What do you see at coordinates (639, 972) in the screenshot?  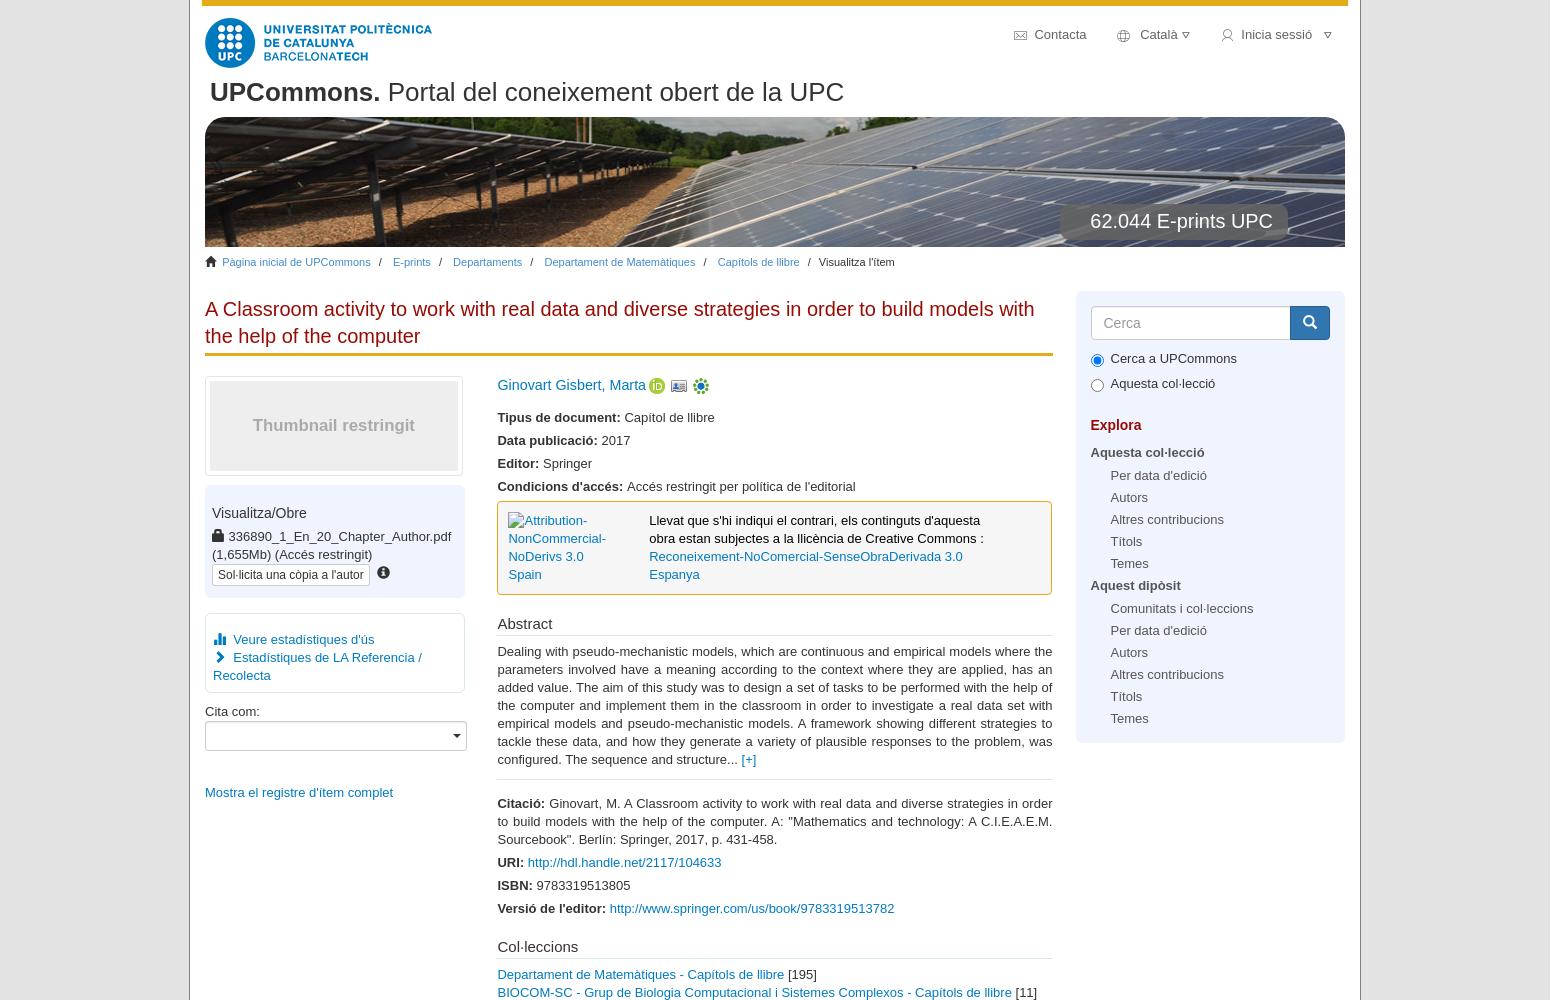 I see `'Departament de Matemàtiques -
		        Capítols de llibre'` at bounding box center [639, 972].